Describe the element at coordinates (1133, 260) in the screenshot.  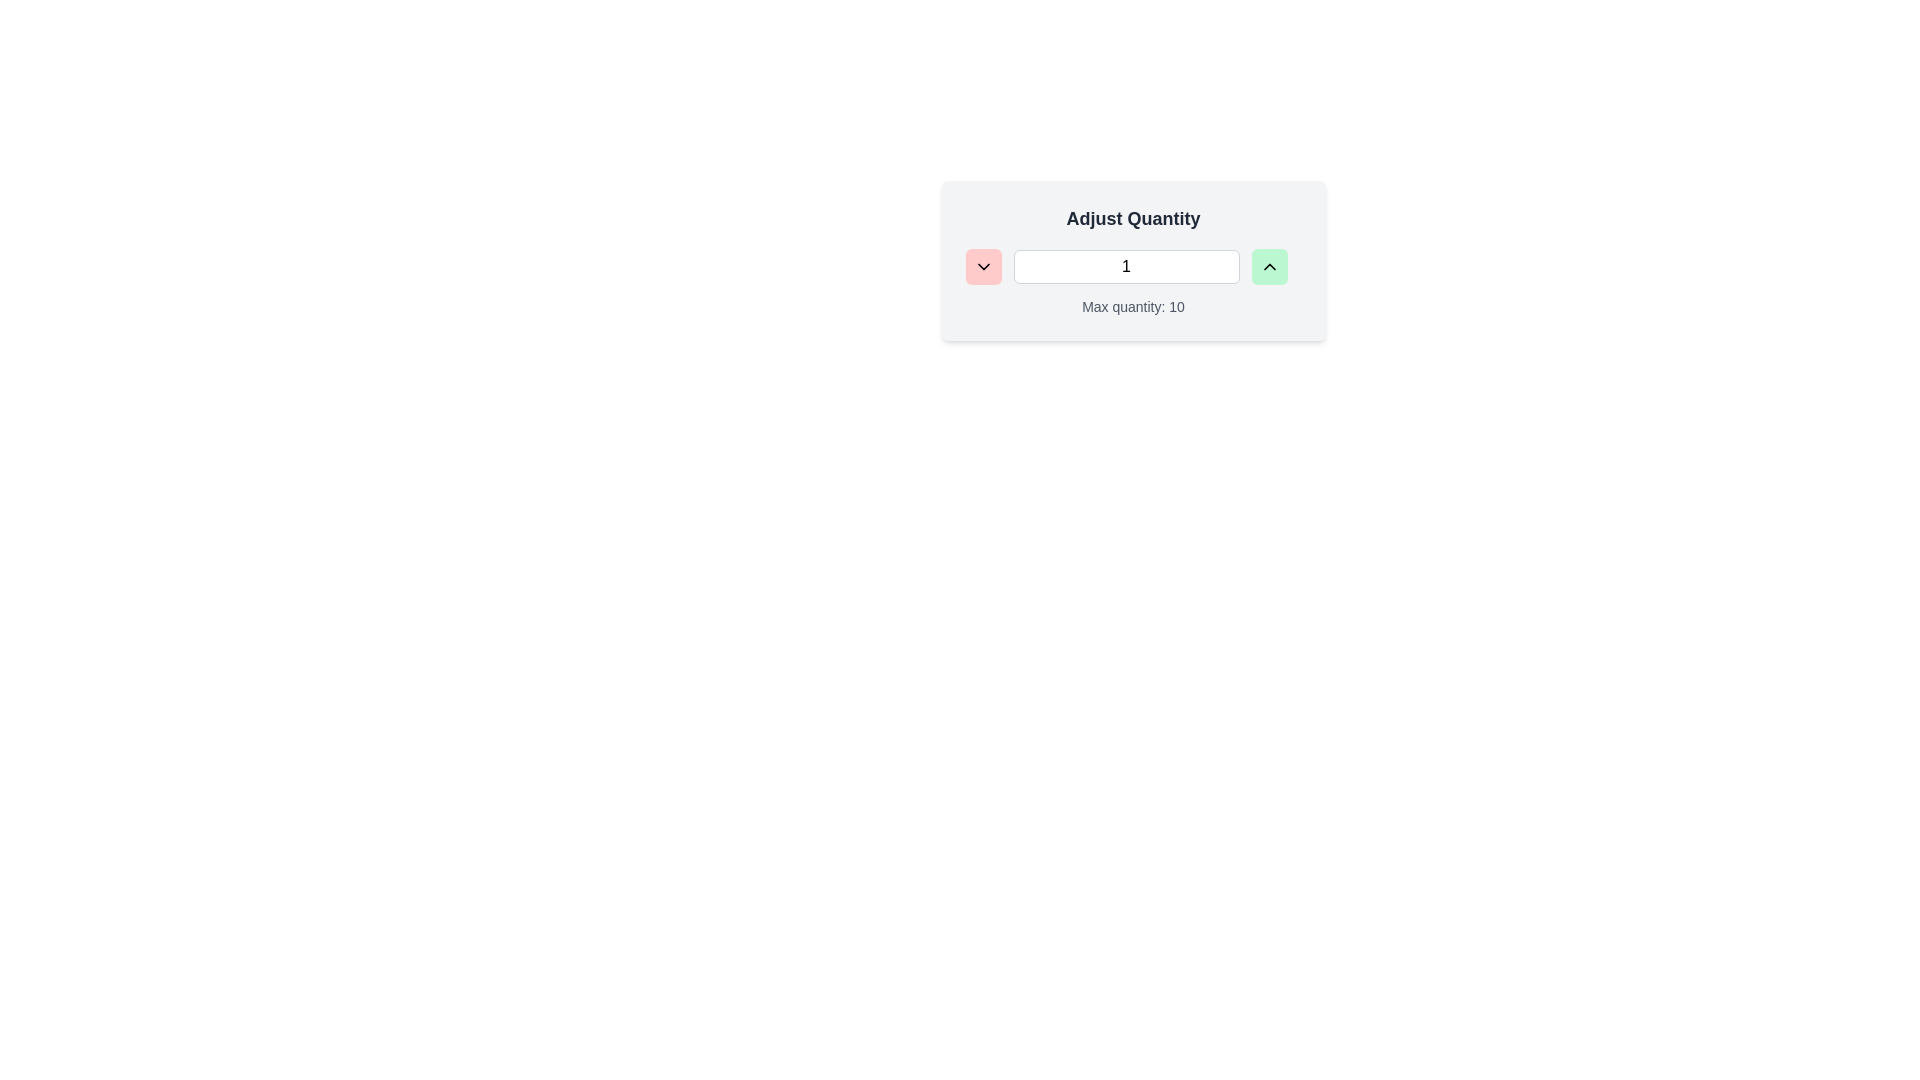
I see `the input field of the 'Adjust Quantity' component to manually adjust the value` at that location.